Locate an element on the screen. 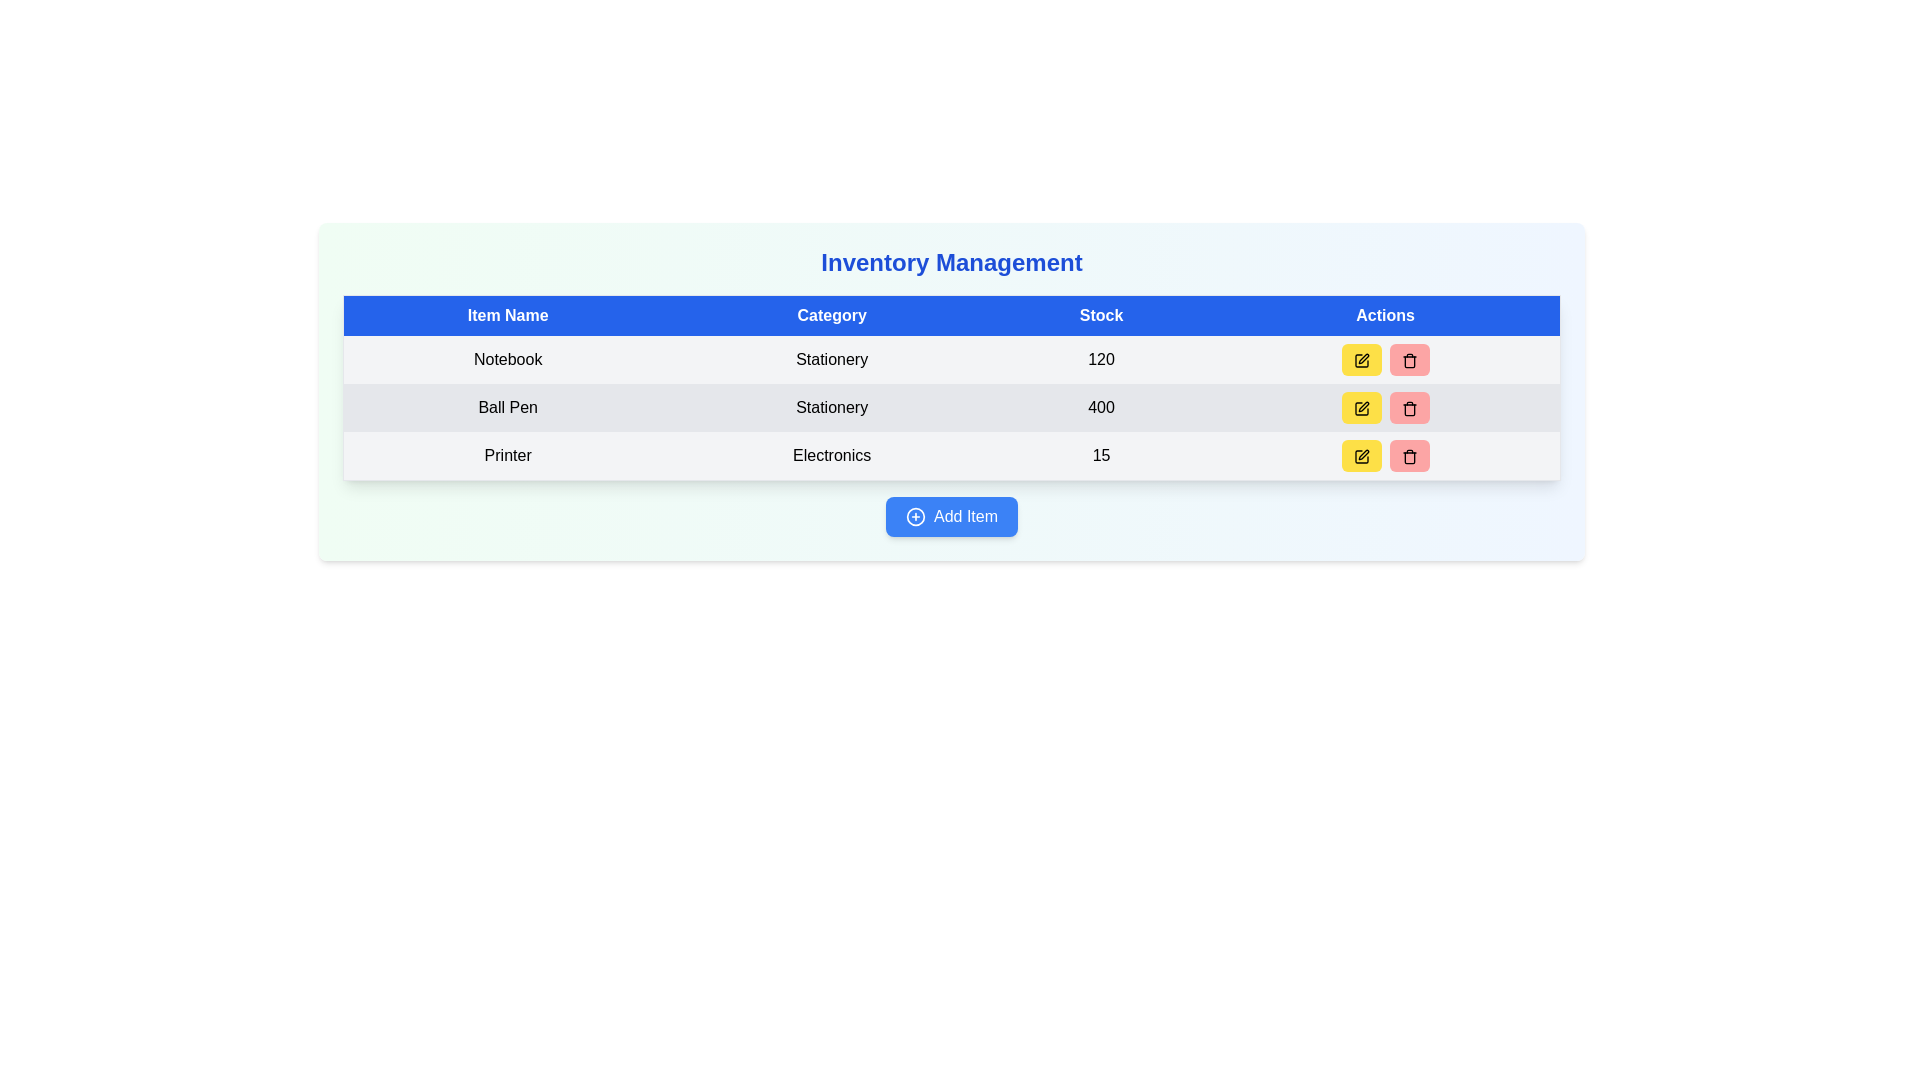 Image resolution: width=1920 pixels, height=1080 pixels. the 'Stationery' text label in the second row of the table under the 'Category' column for the 'Ball Pen' item is located at coordinates (832, 407).